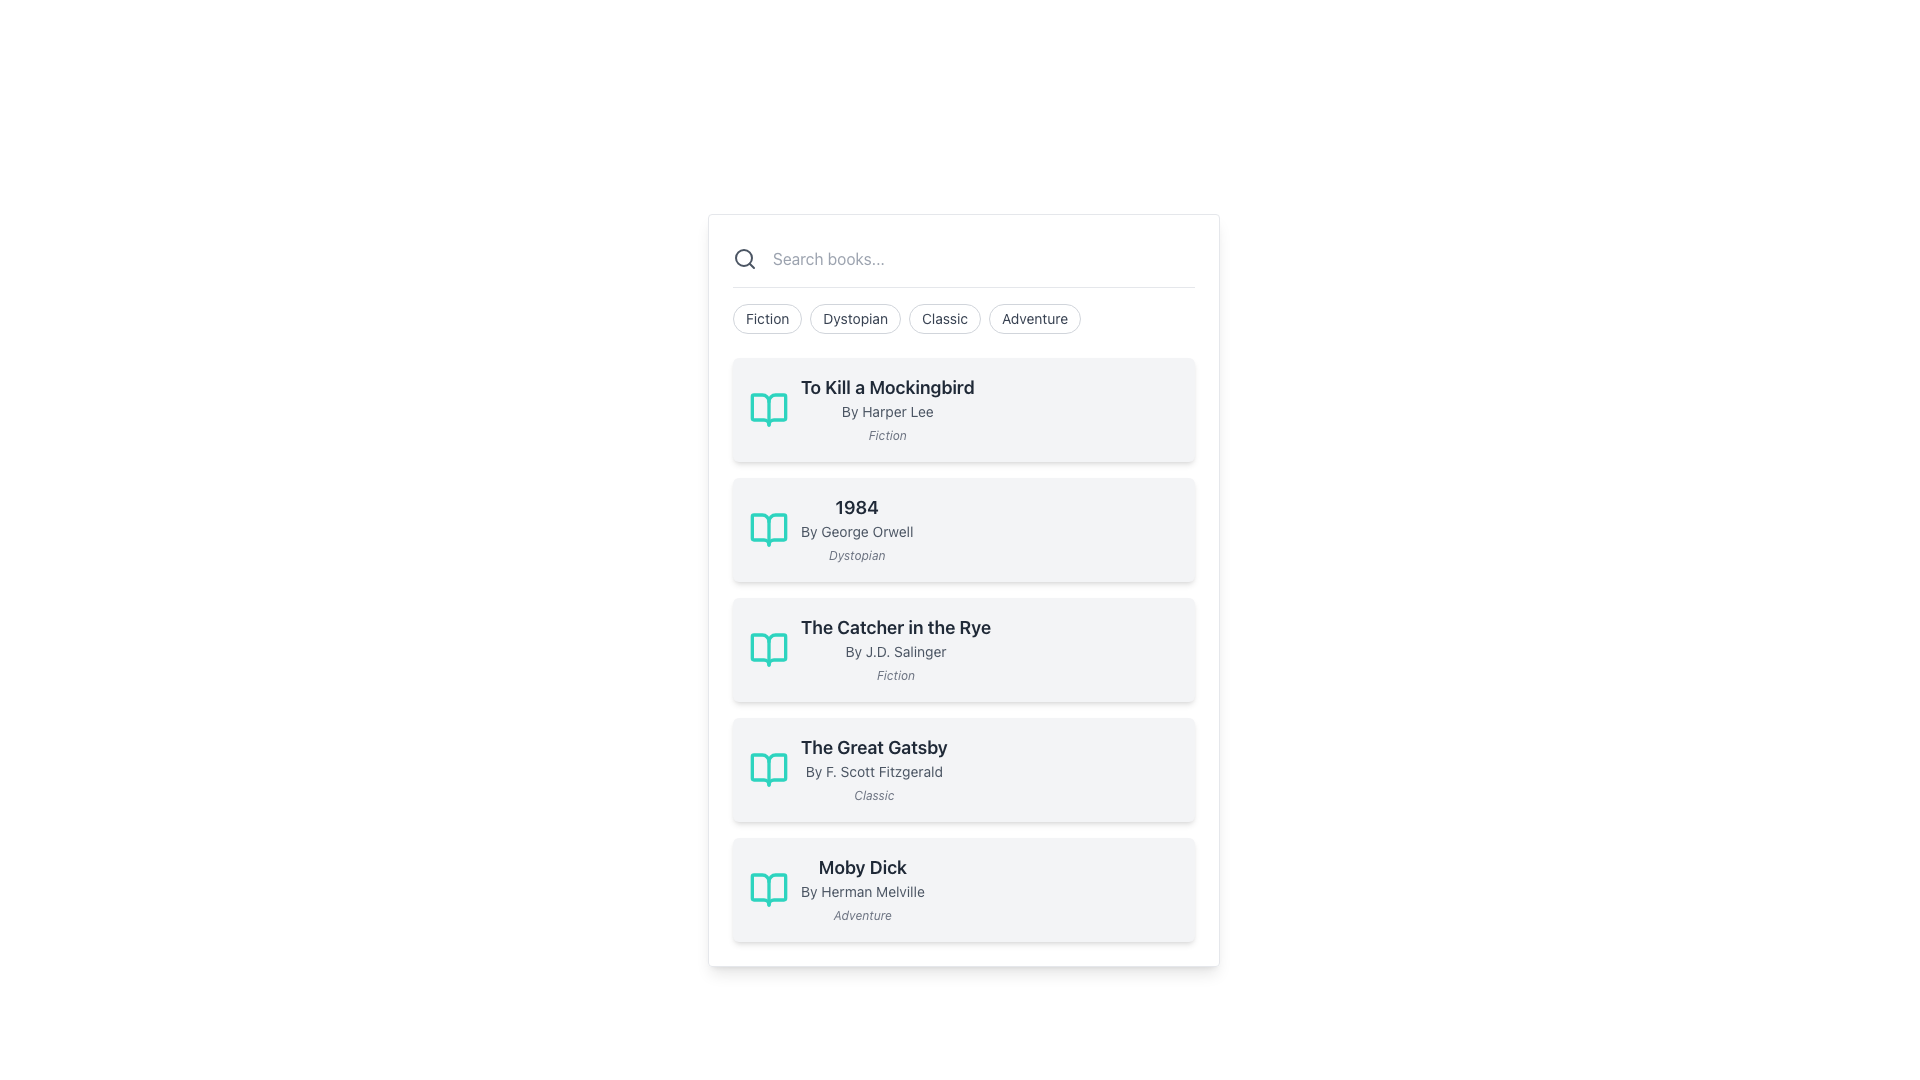  I want to click on the text label displaying 'To Kill a Mockingbird' which is styled with a large, bold font in dark gray color, located in the first book entry of the list, so click(886, 388).